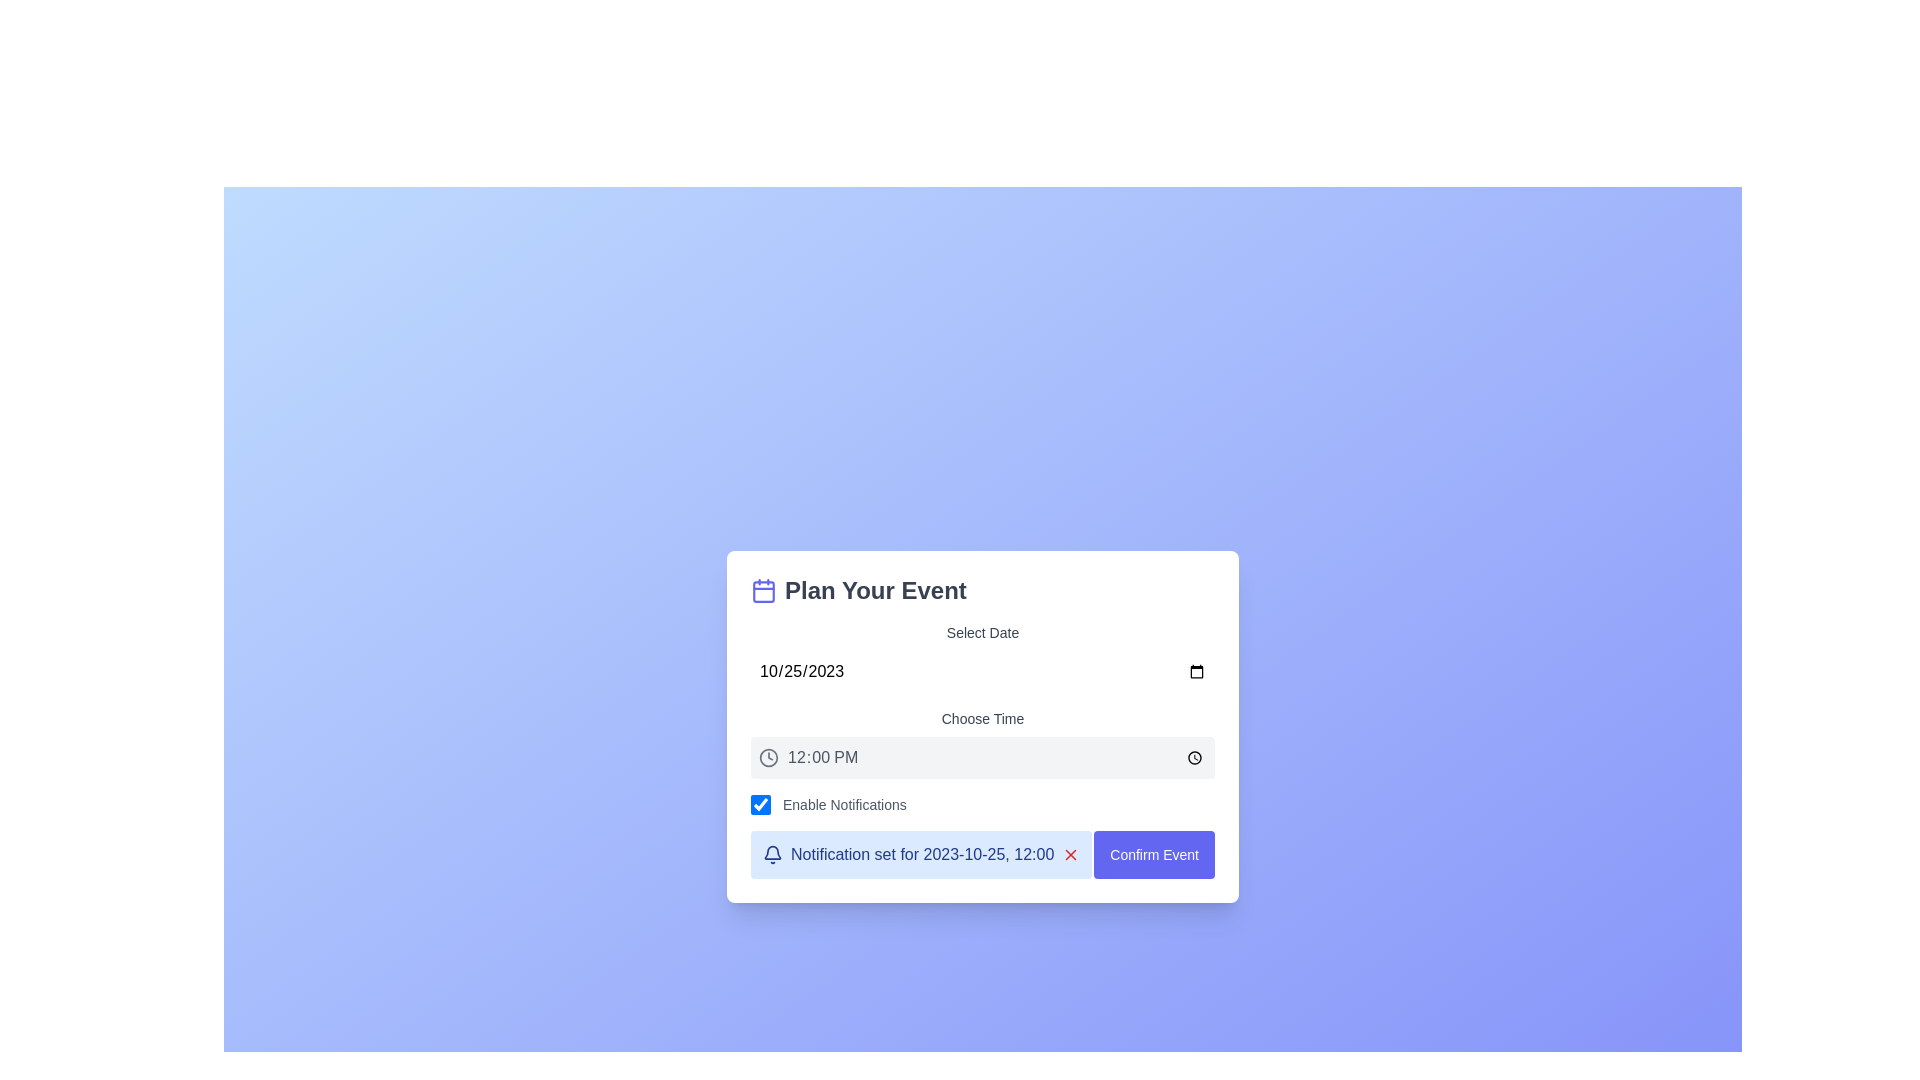  Describe the element at coordinates (1154, 855) in the screenshot. I see `the 'Confirm Event' button with a blue background and white text, located in the bottom-right corner of the notification setup interface` at that location.